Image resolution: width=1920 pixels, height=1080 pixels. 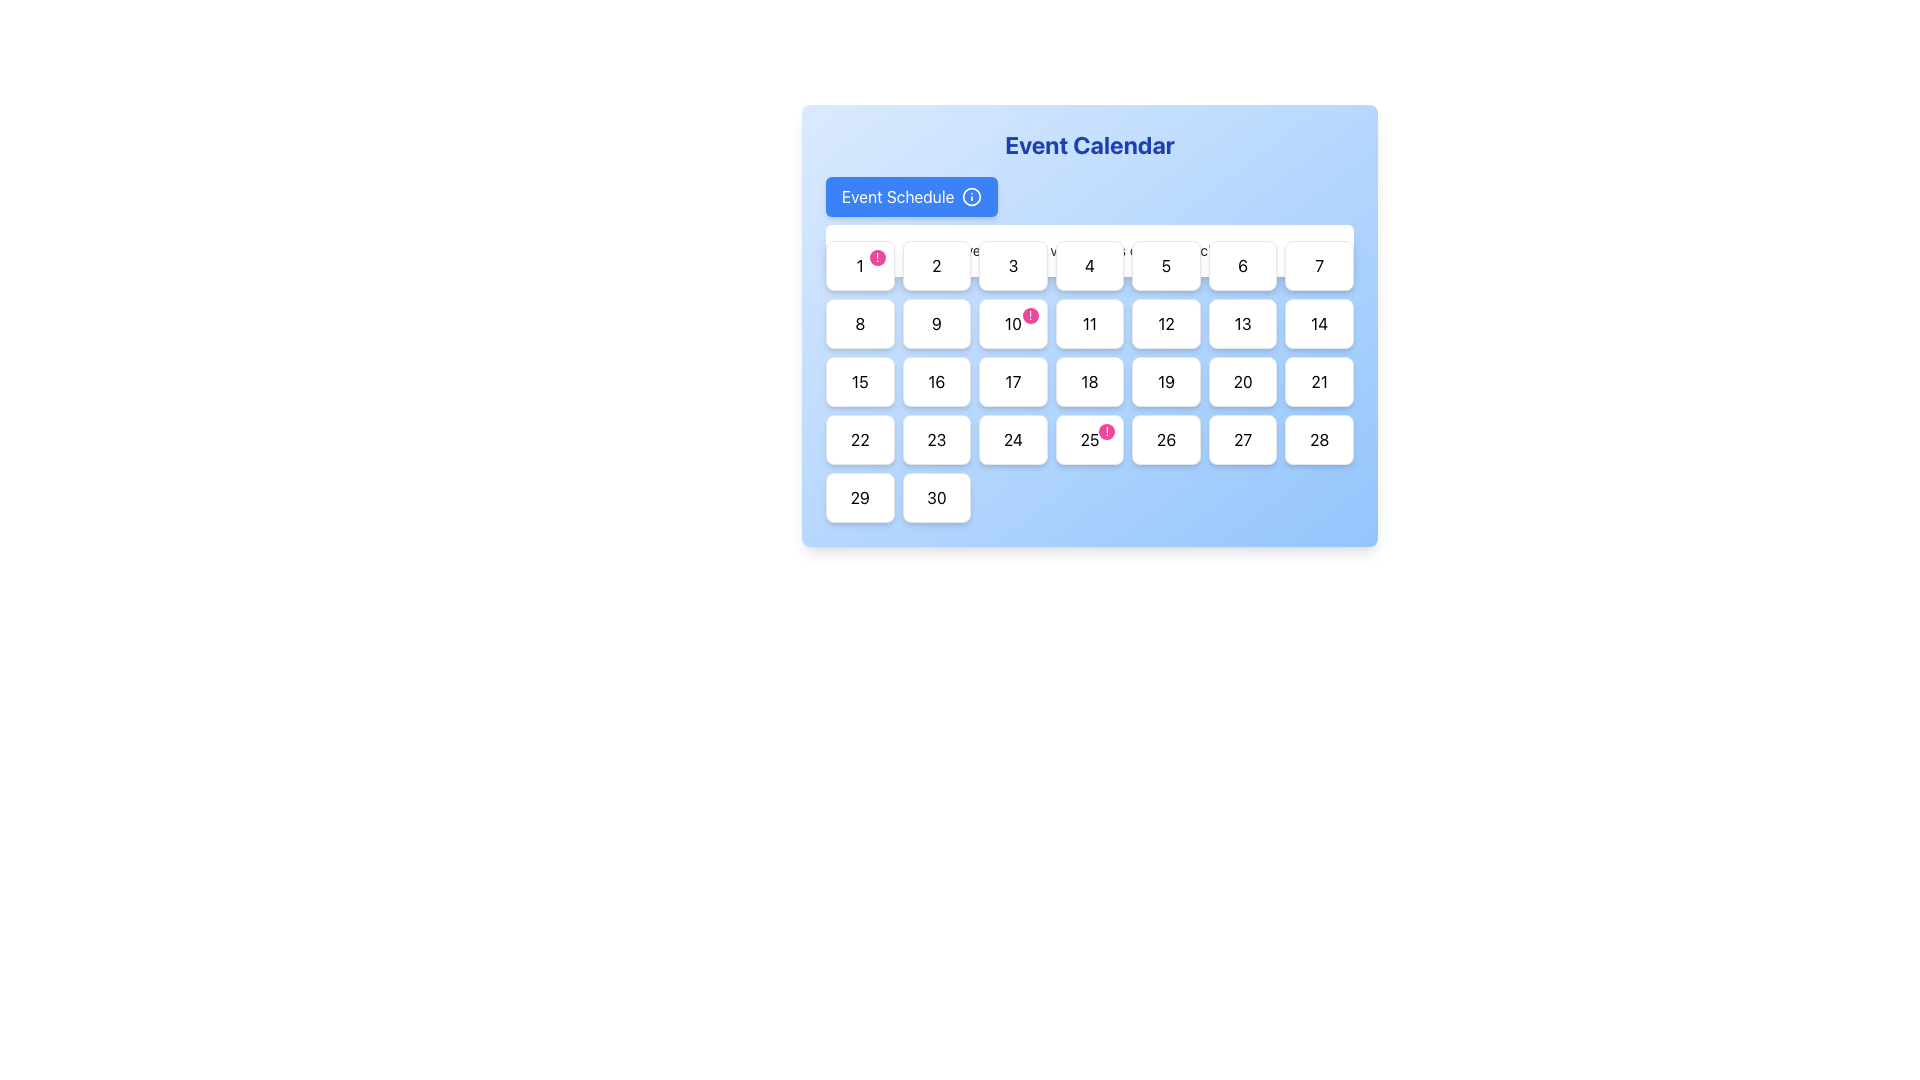 What do you see at coordinates (860, 381) in the screenshot?
I see `the calendar date cell displaying the number '15' to trigger its hover effects` at bounding box center [860, 381].